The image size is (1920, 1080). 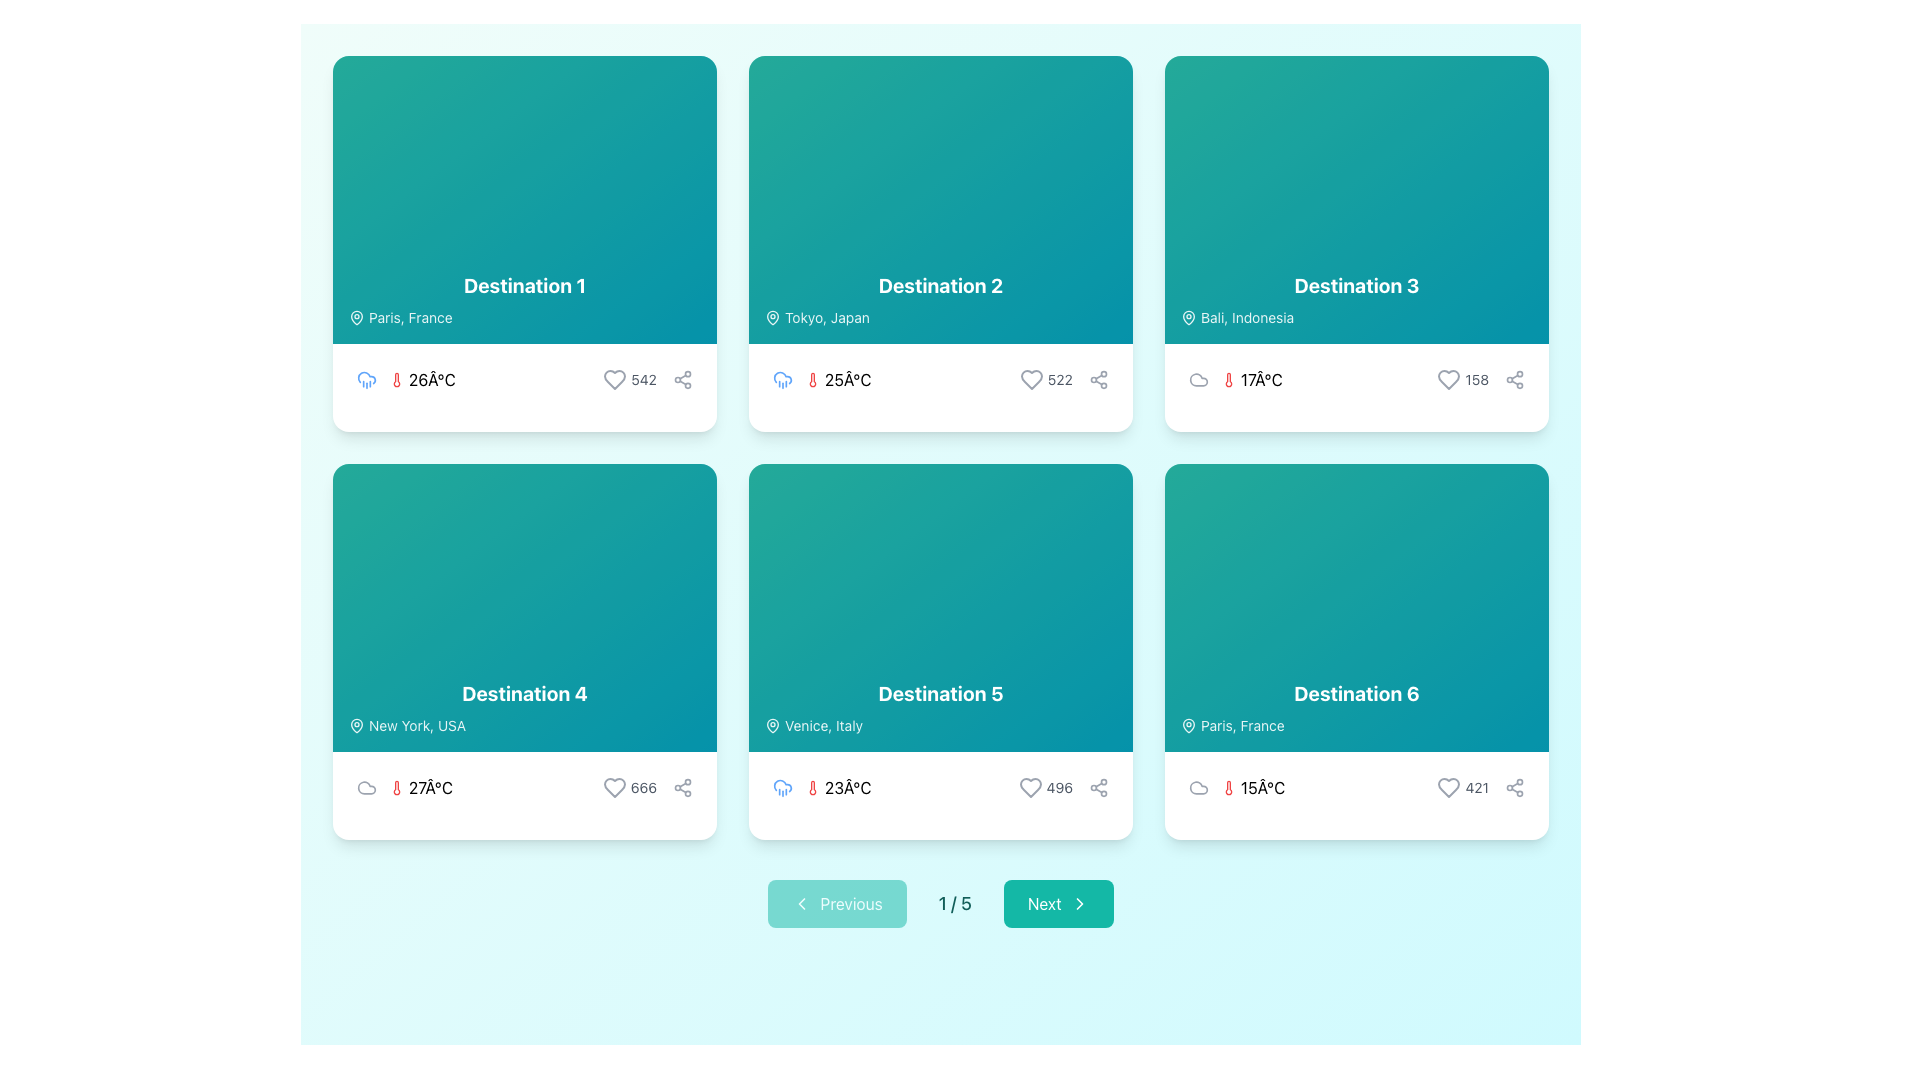 What do you see at coordinates (1234, 380) in the screenshot?
I see `weather information provided by the Label with graphical icons for 'Destination 3', located in the bottom-left corner of the third card in the grid layout` at bounding box center [1234, 380].